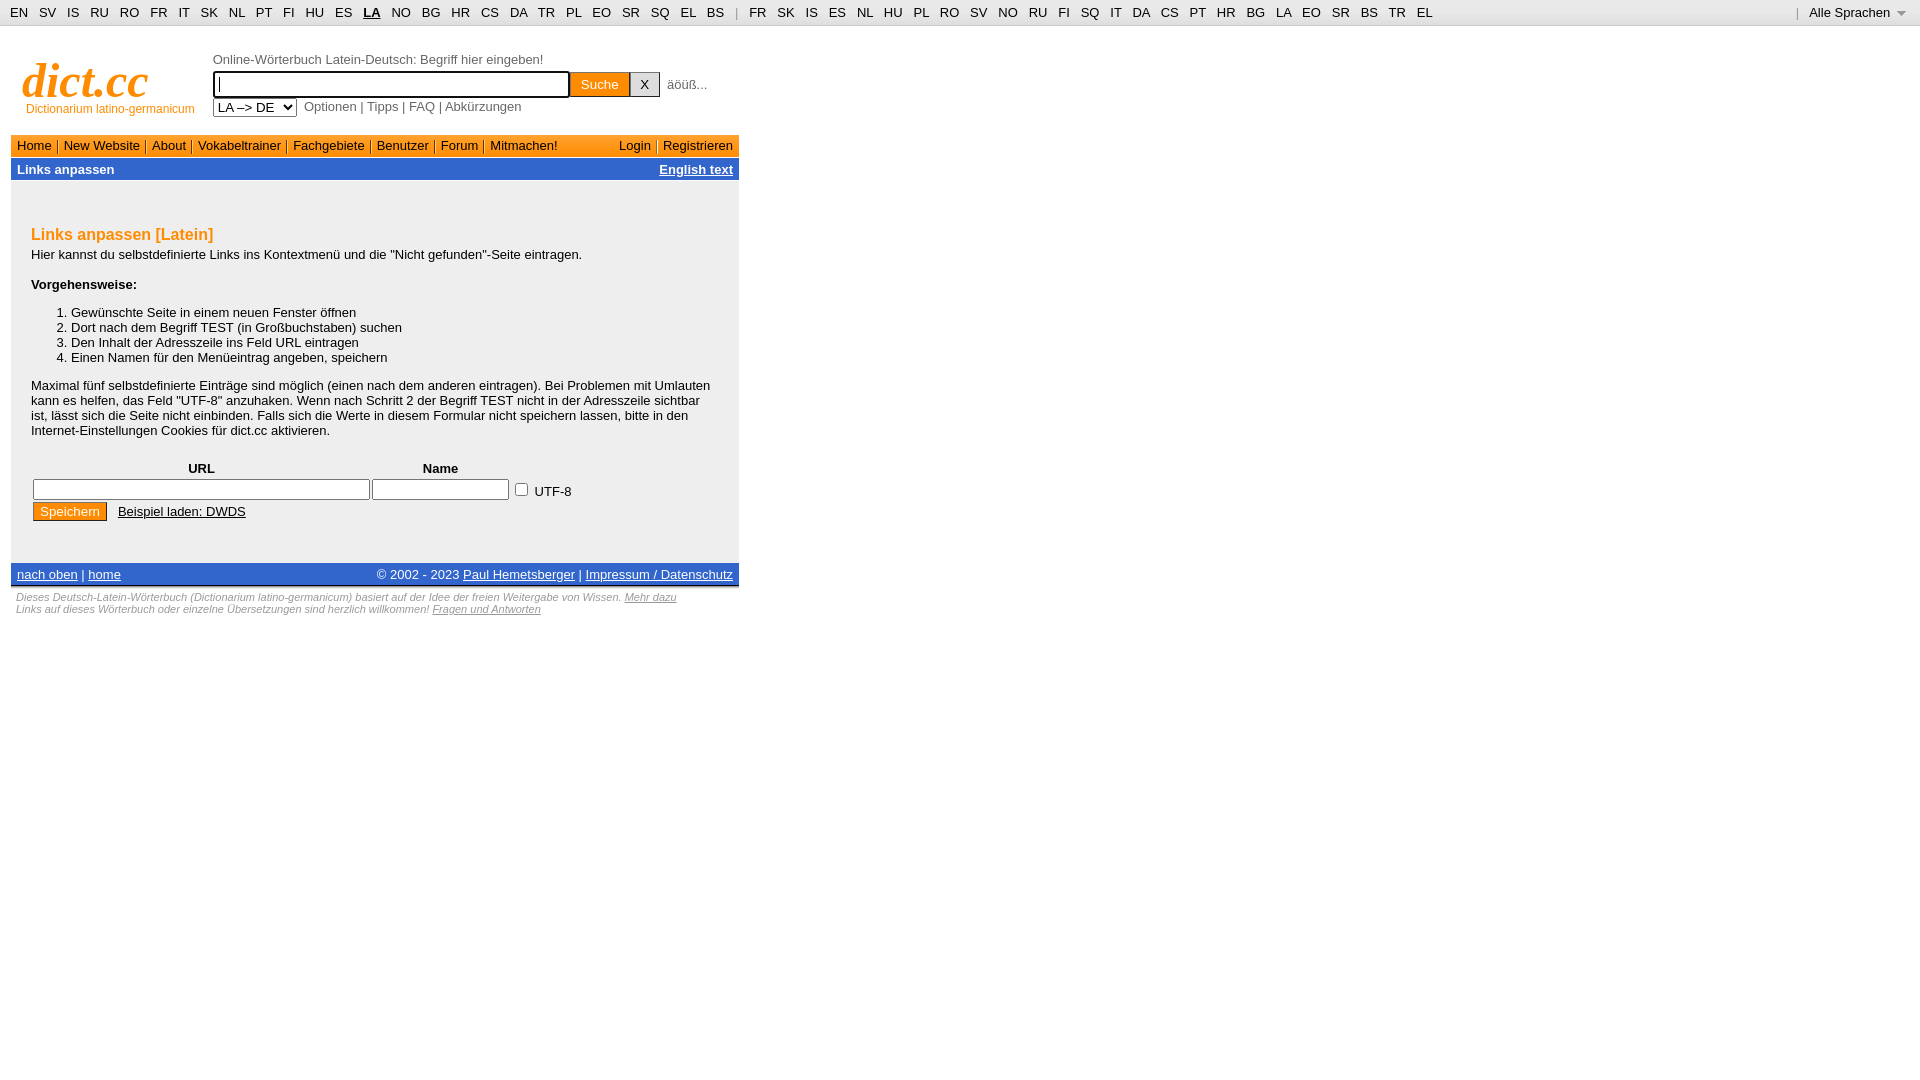  Describe the element at coordinates (459, 12) in the screenshot. I see `'HR'` at that location.